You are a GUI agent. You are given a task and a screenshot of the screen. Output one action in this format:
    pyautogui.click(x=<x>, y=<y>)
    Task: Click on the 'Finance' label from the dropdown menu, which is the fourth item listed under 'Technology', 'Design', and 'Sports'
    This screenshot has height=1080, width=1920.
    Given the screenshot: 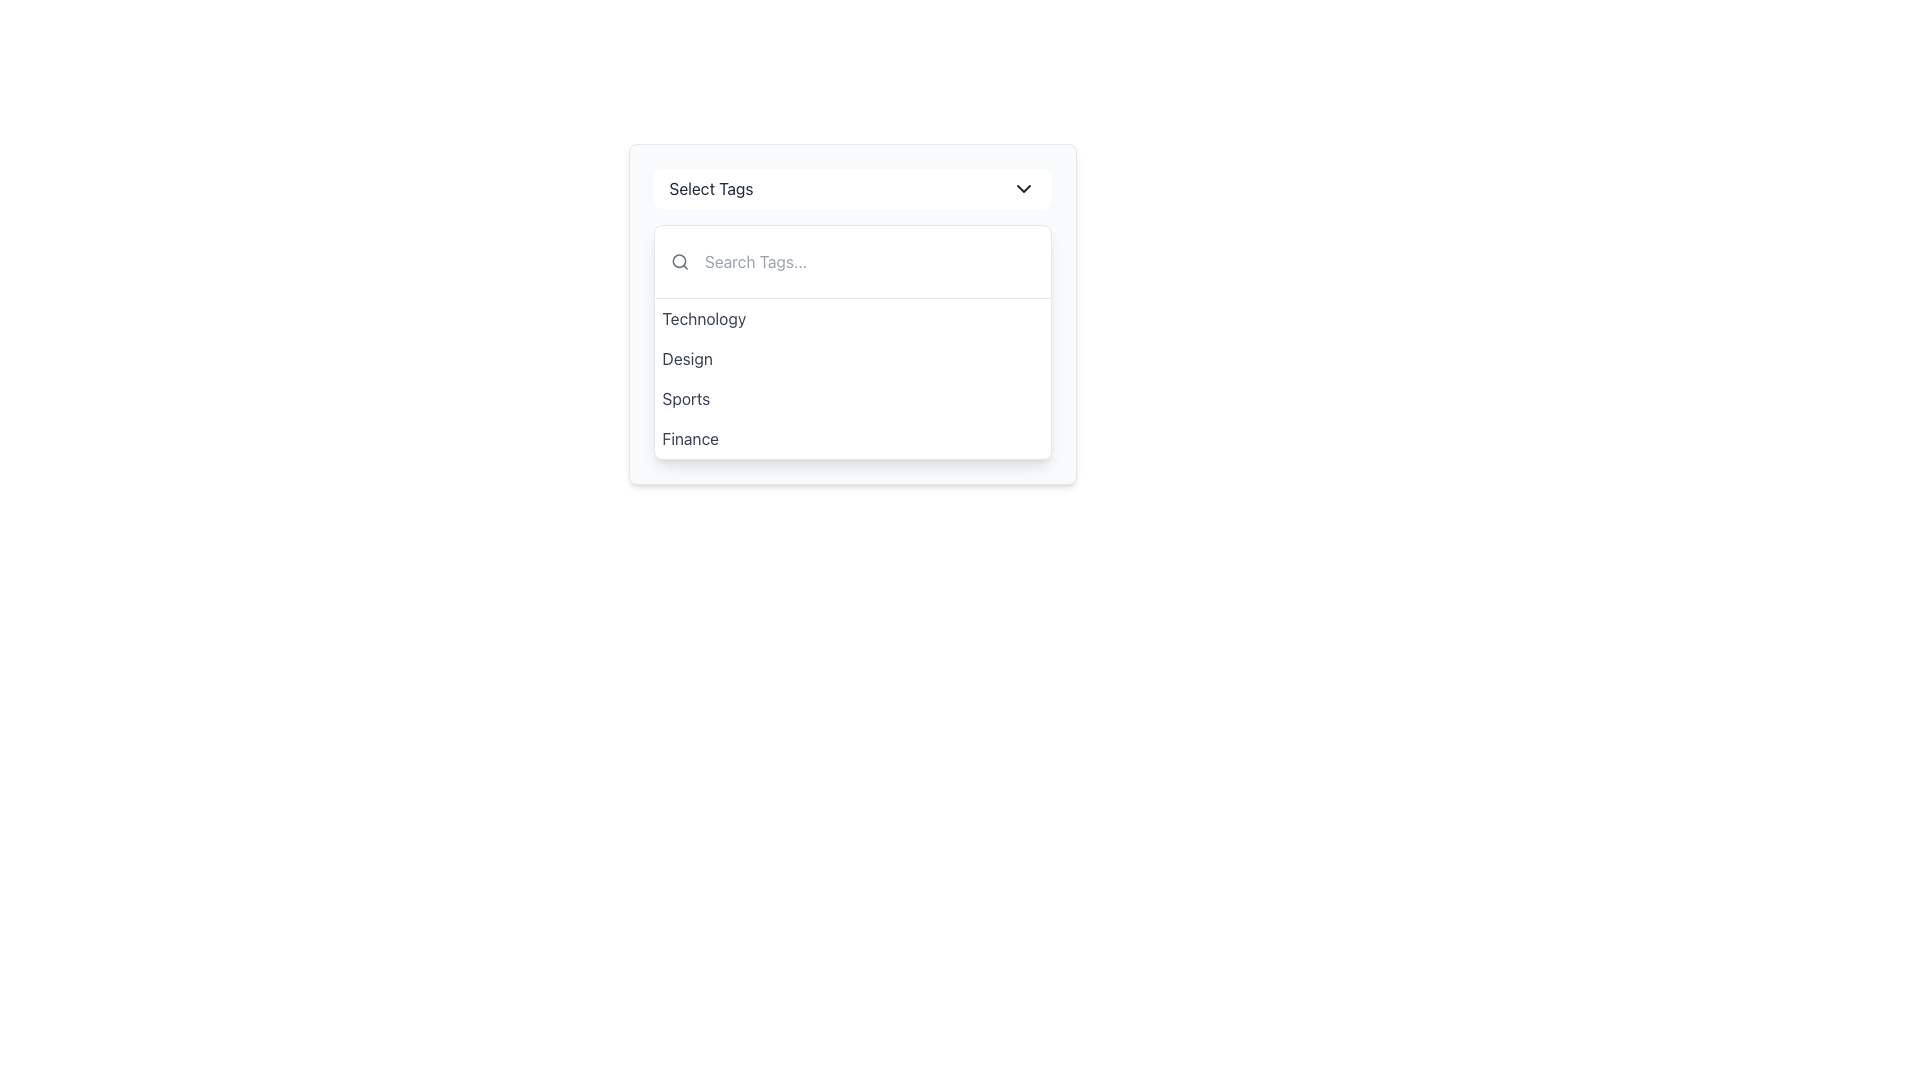 What is the action you would take?
    pyautogui.click(x=690, y=438)
    